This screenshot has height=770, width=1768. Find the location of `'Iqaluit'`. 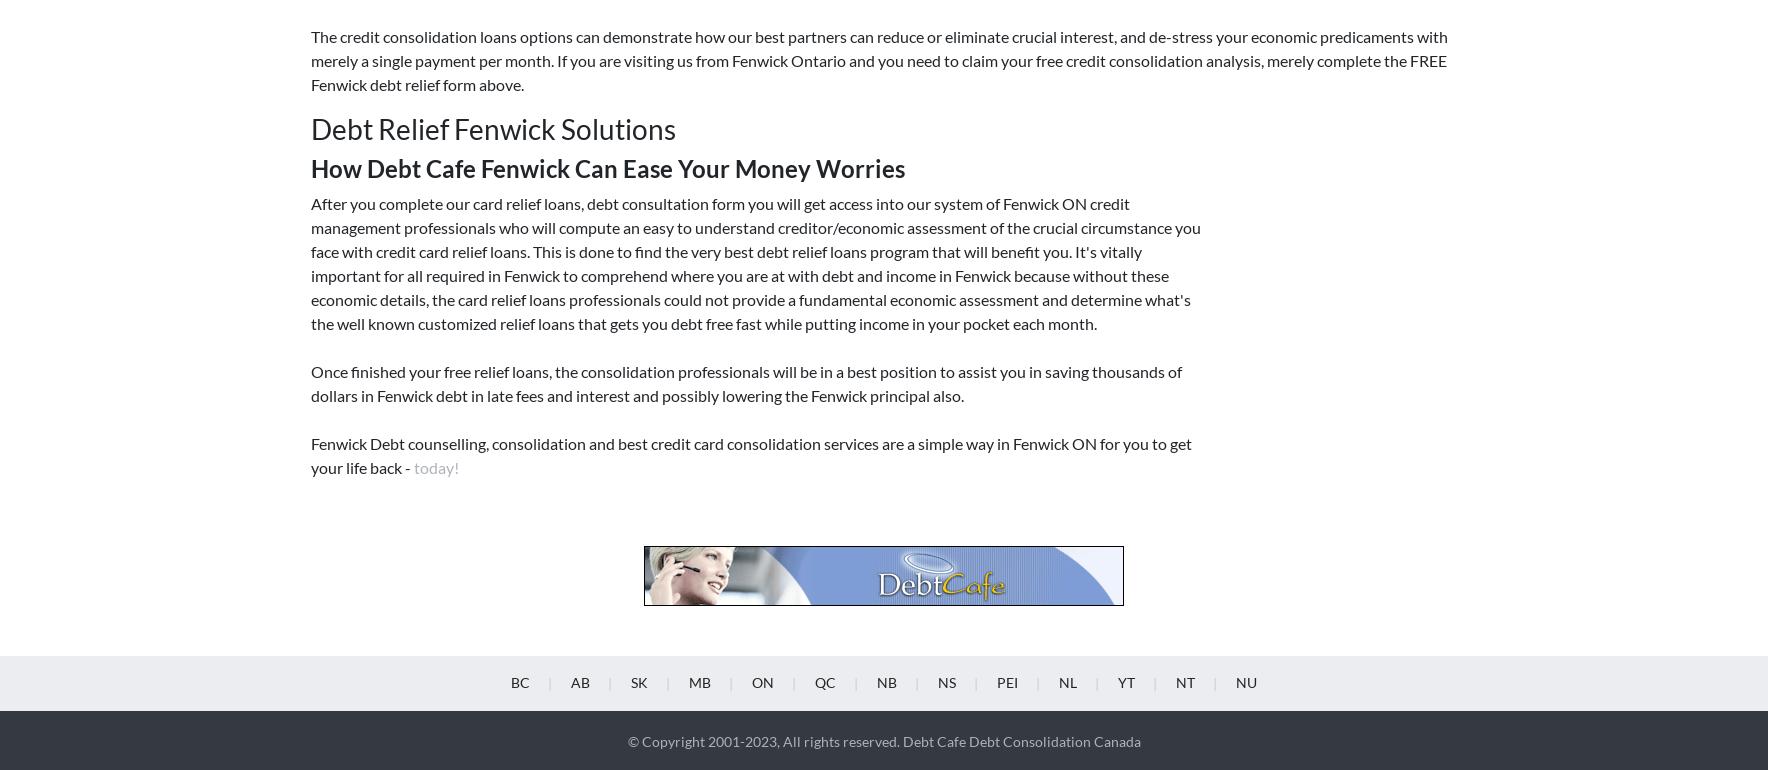

'Iqaluit' is located at coordinates (1246, 342).